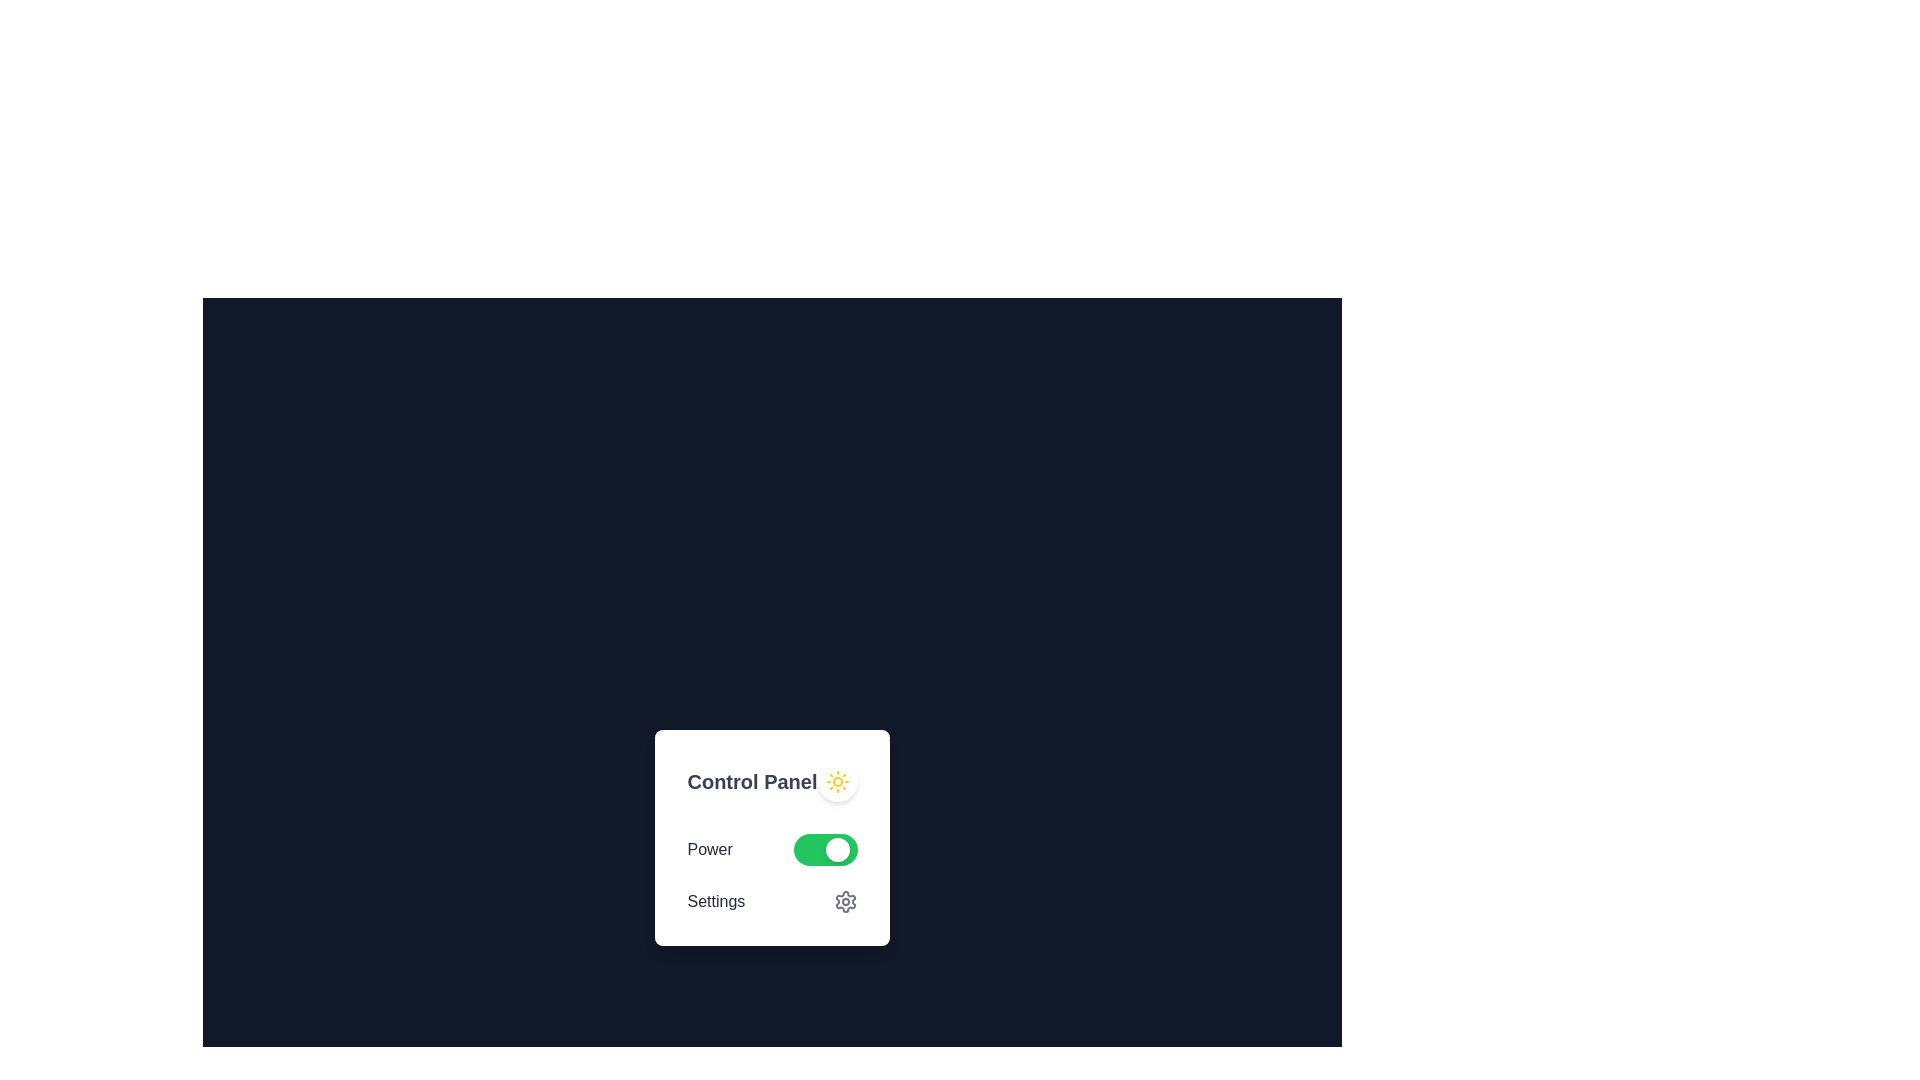 This screenshot has height=1080, width=1920. Describe the element at coordinates (716, 902) in the screenshot. I see `the Text Label positioned in the bottom-left section, which describes the nearby settings-related icon or button` at that location.